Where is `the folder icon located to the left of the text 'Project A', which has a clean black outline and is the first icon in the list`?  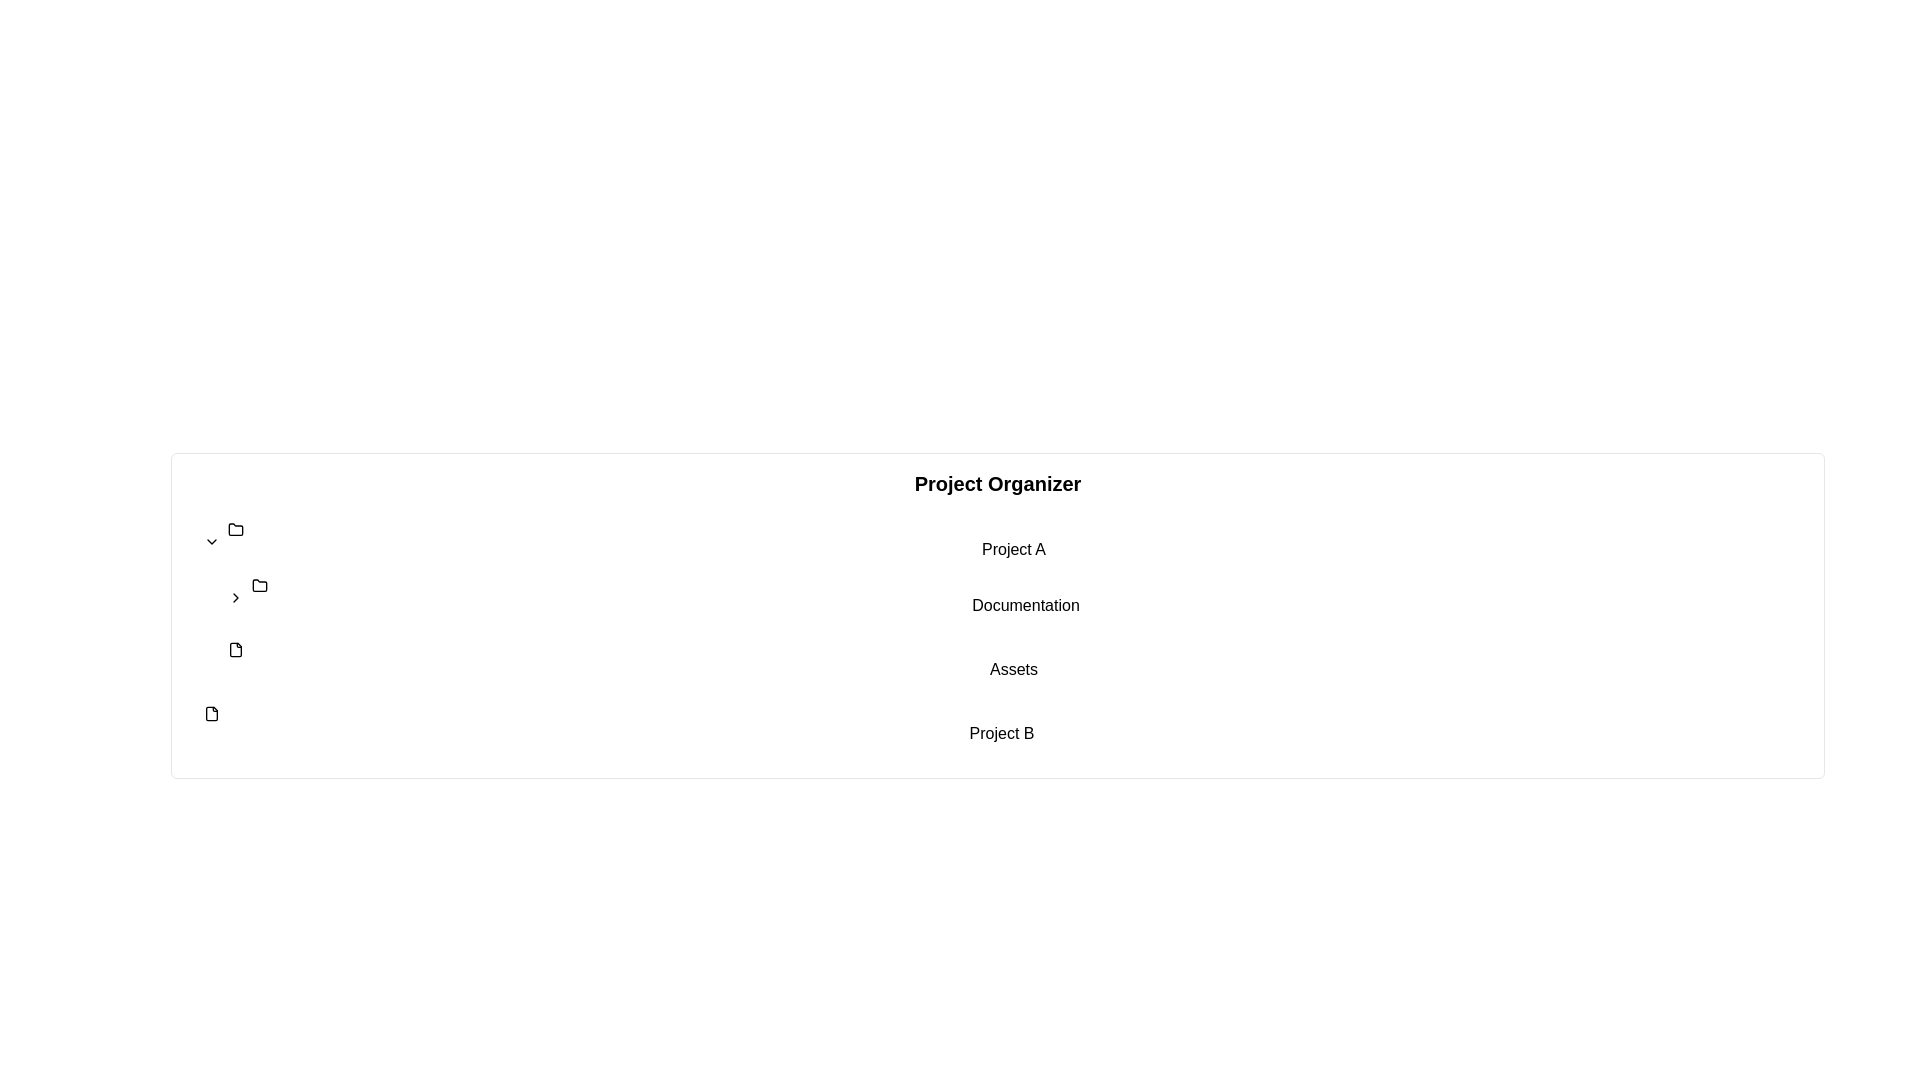
the folder icon located to the left of the text 'Project A', which has a clean black outline and is the first icon in the list is located at coordinates (235, 528).